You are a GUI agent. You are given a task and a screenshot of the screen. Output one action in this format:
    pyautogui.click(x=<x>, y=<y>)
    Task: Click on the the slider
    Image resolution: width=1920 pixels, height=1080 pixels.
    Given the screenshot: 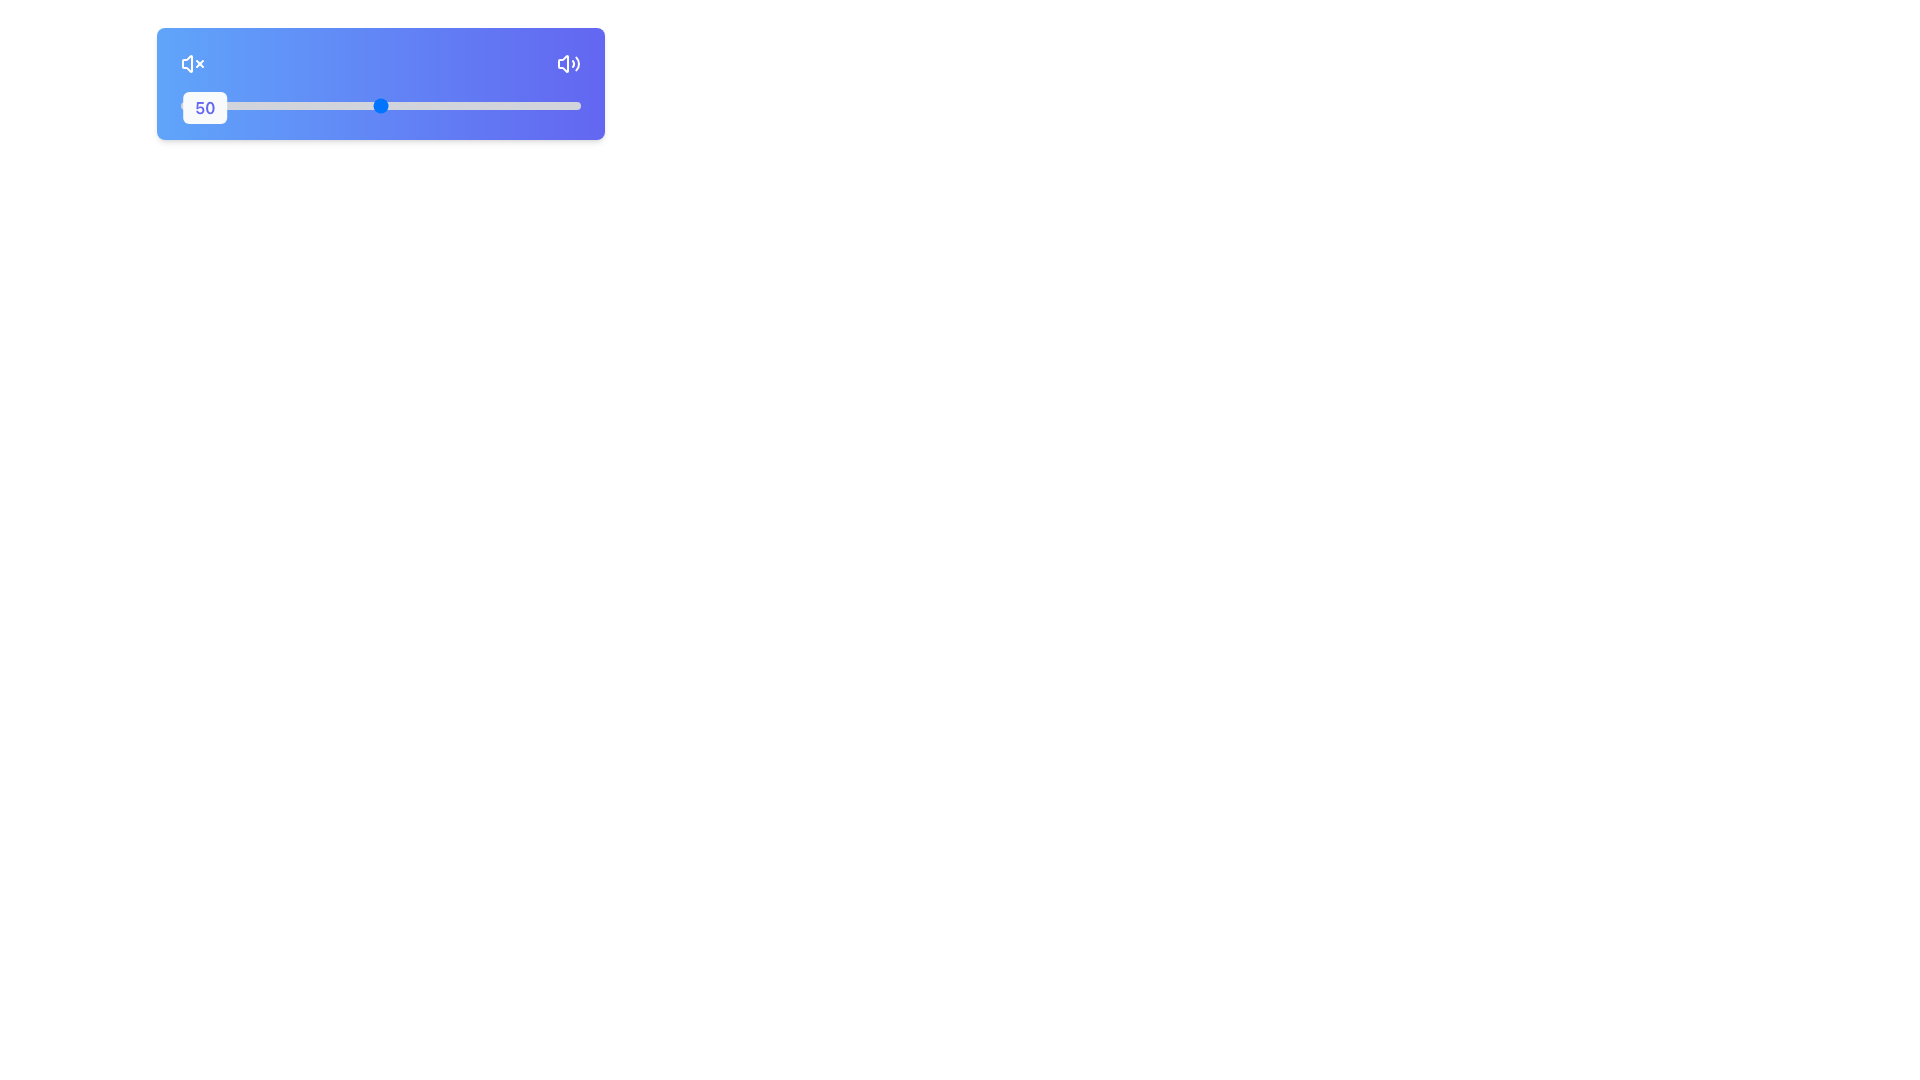 What is the action you would take?
    pyautogui.click(x=287, y=105)
    